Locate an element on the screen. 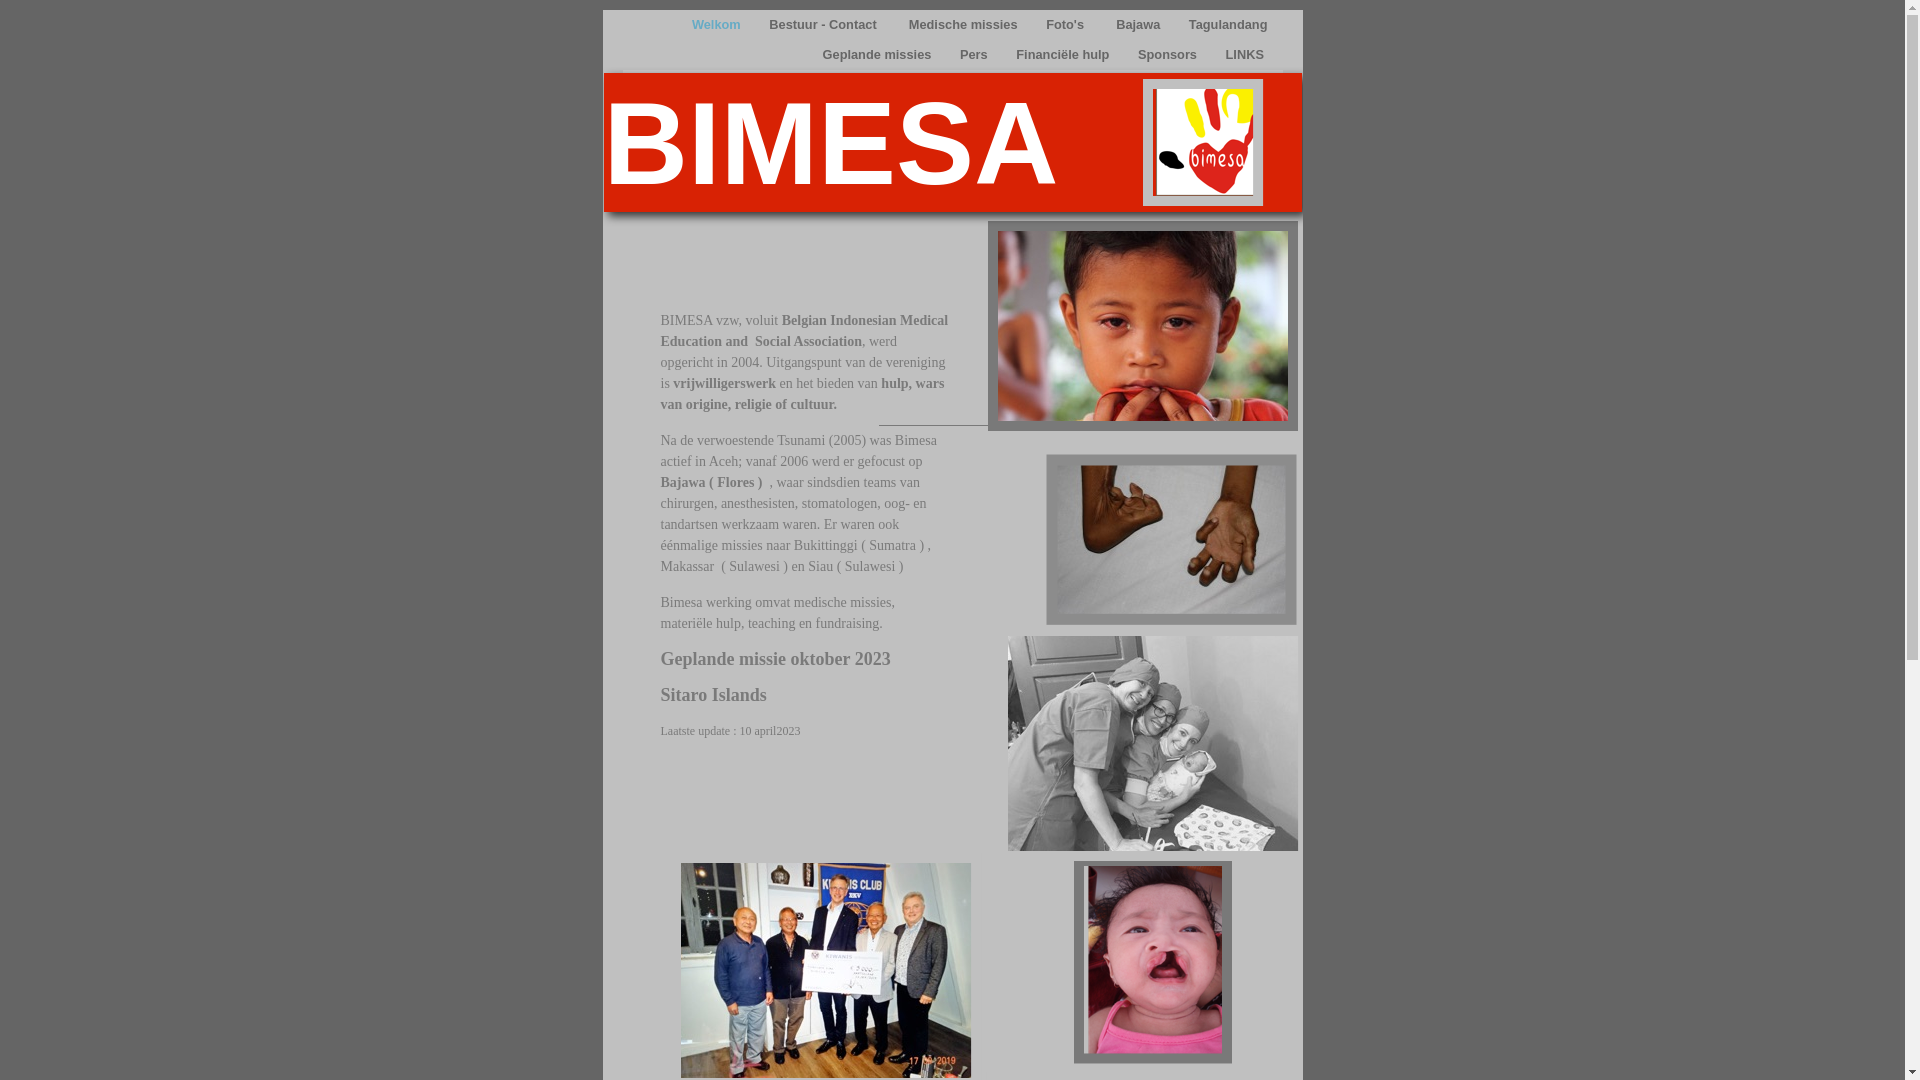 This screenshot has height=1080, width=1920. 'Tagulandang' is located at coordinates (1227, 24).